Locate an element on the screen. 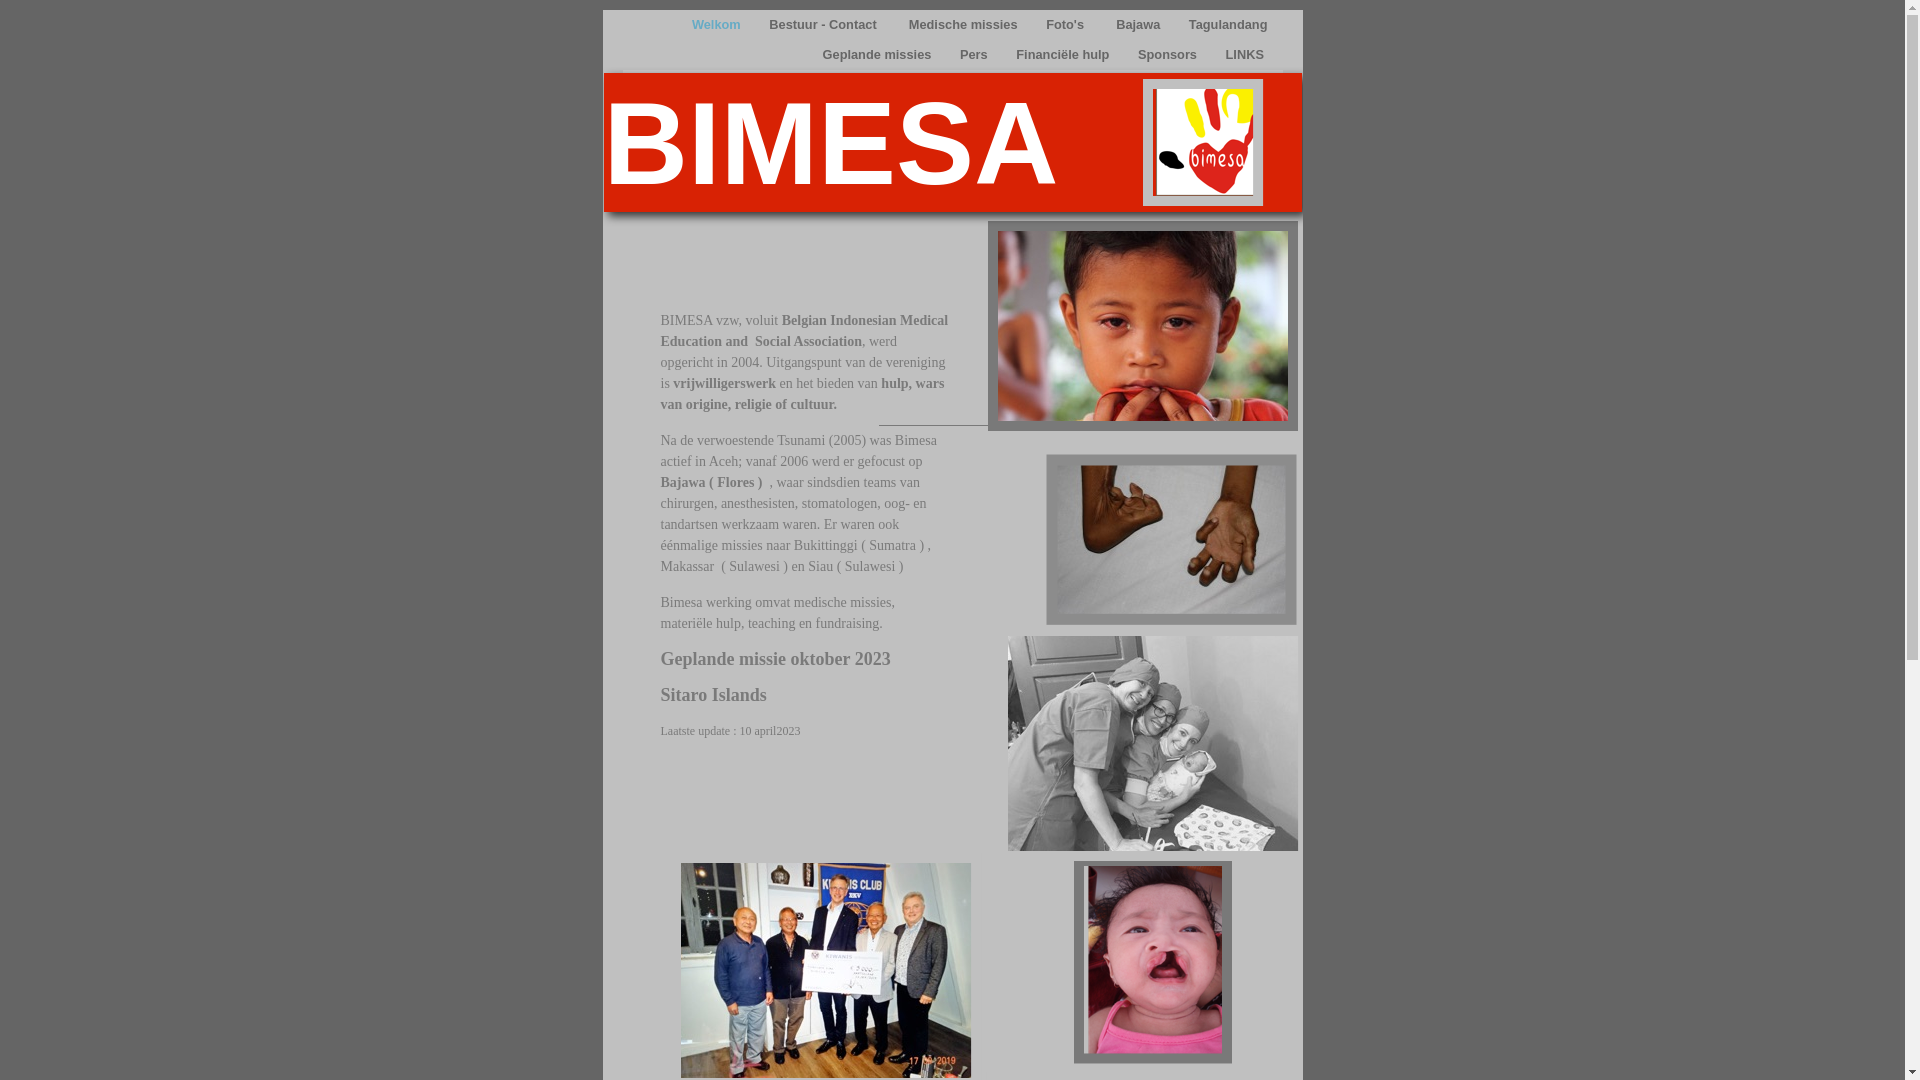 This screenshot has height=1080, width=1920. 'Tagulandang' is located at coordinates (1227, 24).